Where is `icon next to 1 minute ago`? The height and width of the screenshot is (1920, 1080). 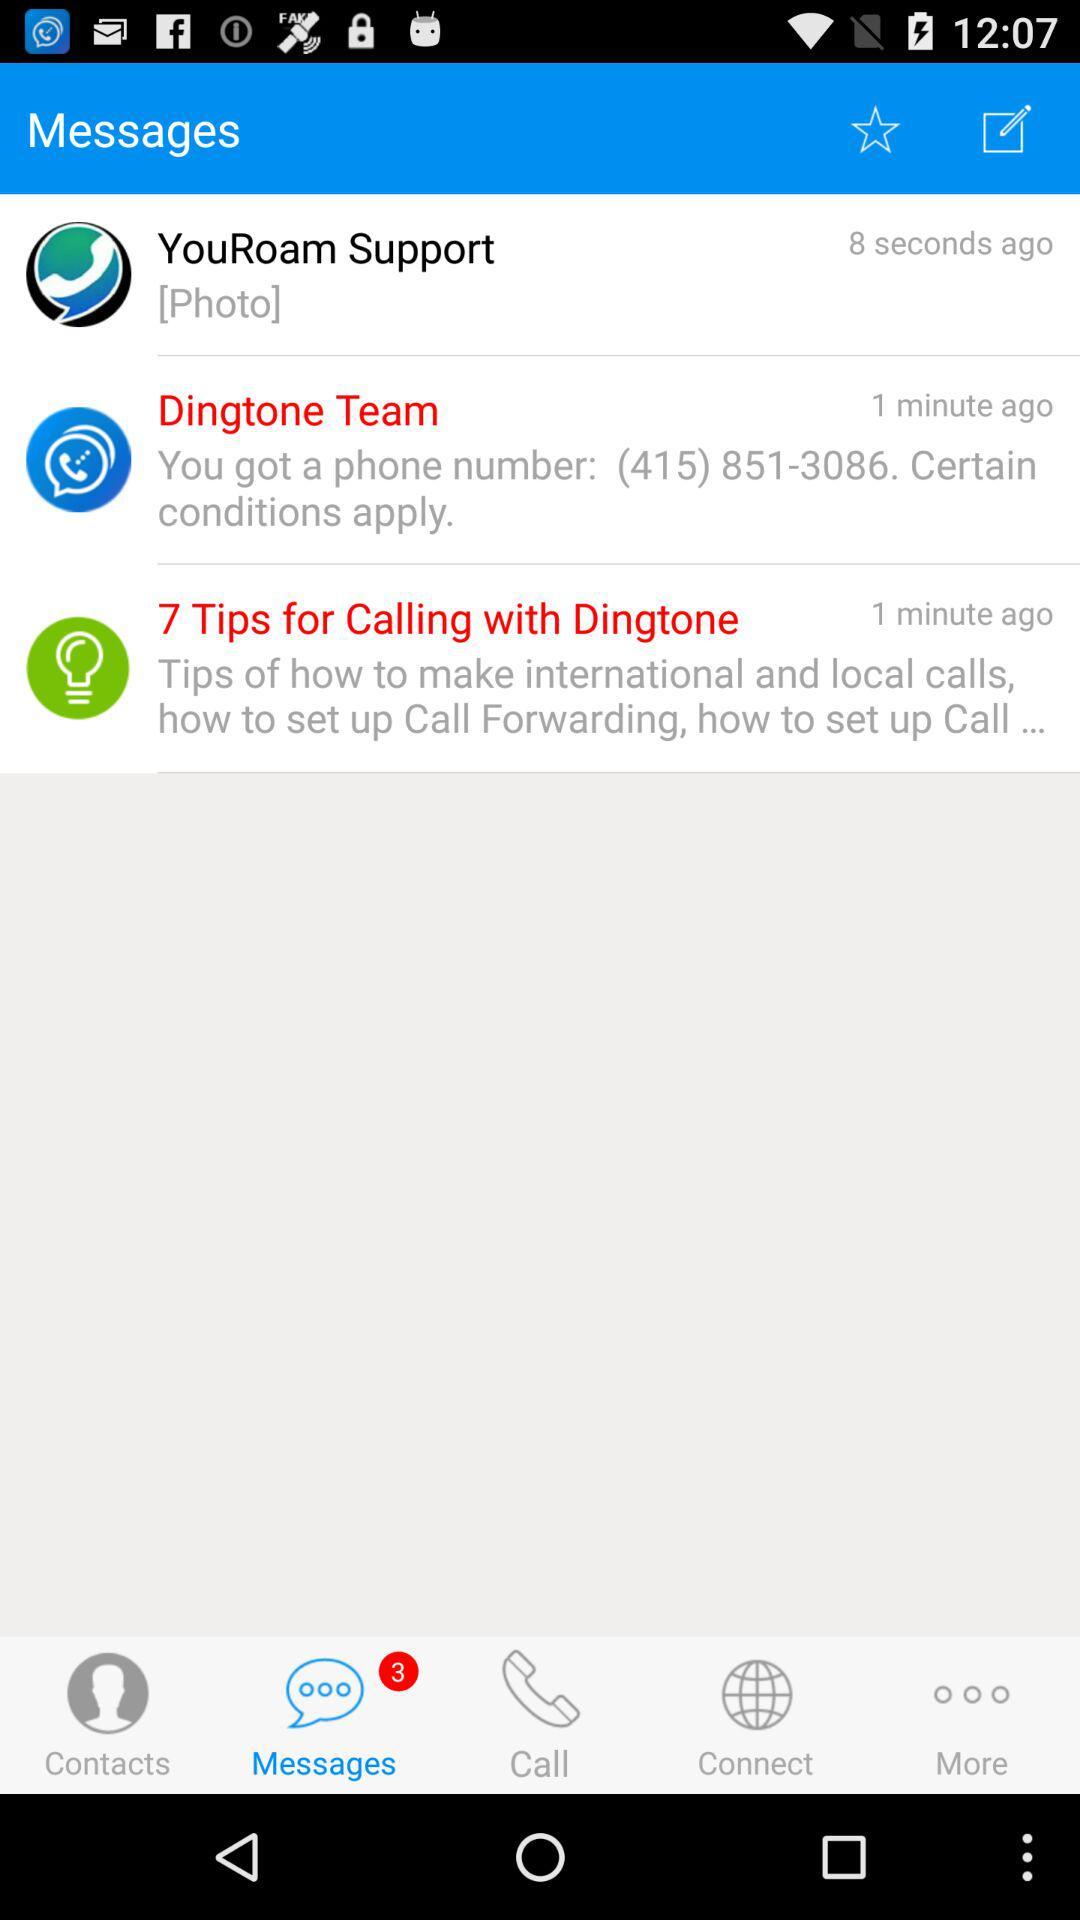 icon next to 1 minute ago is located at coordinates (298, 408).